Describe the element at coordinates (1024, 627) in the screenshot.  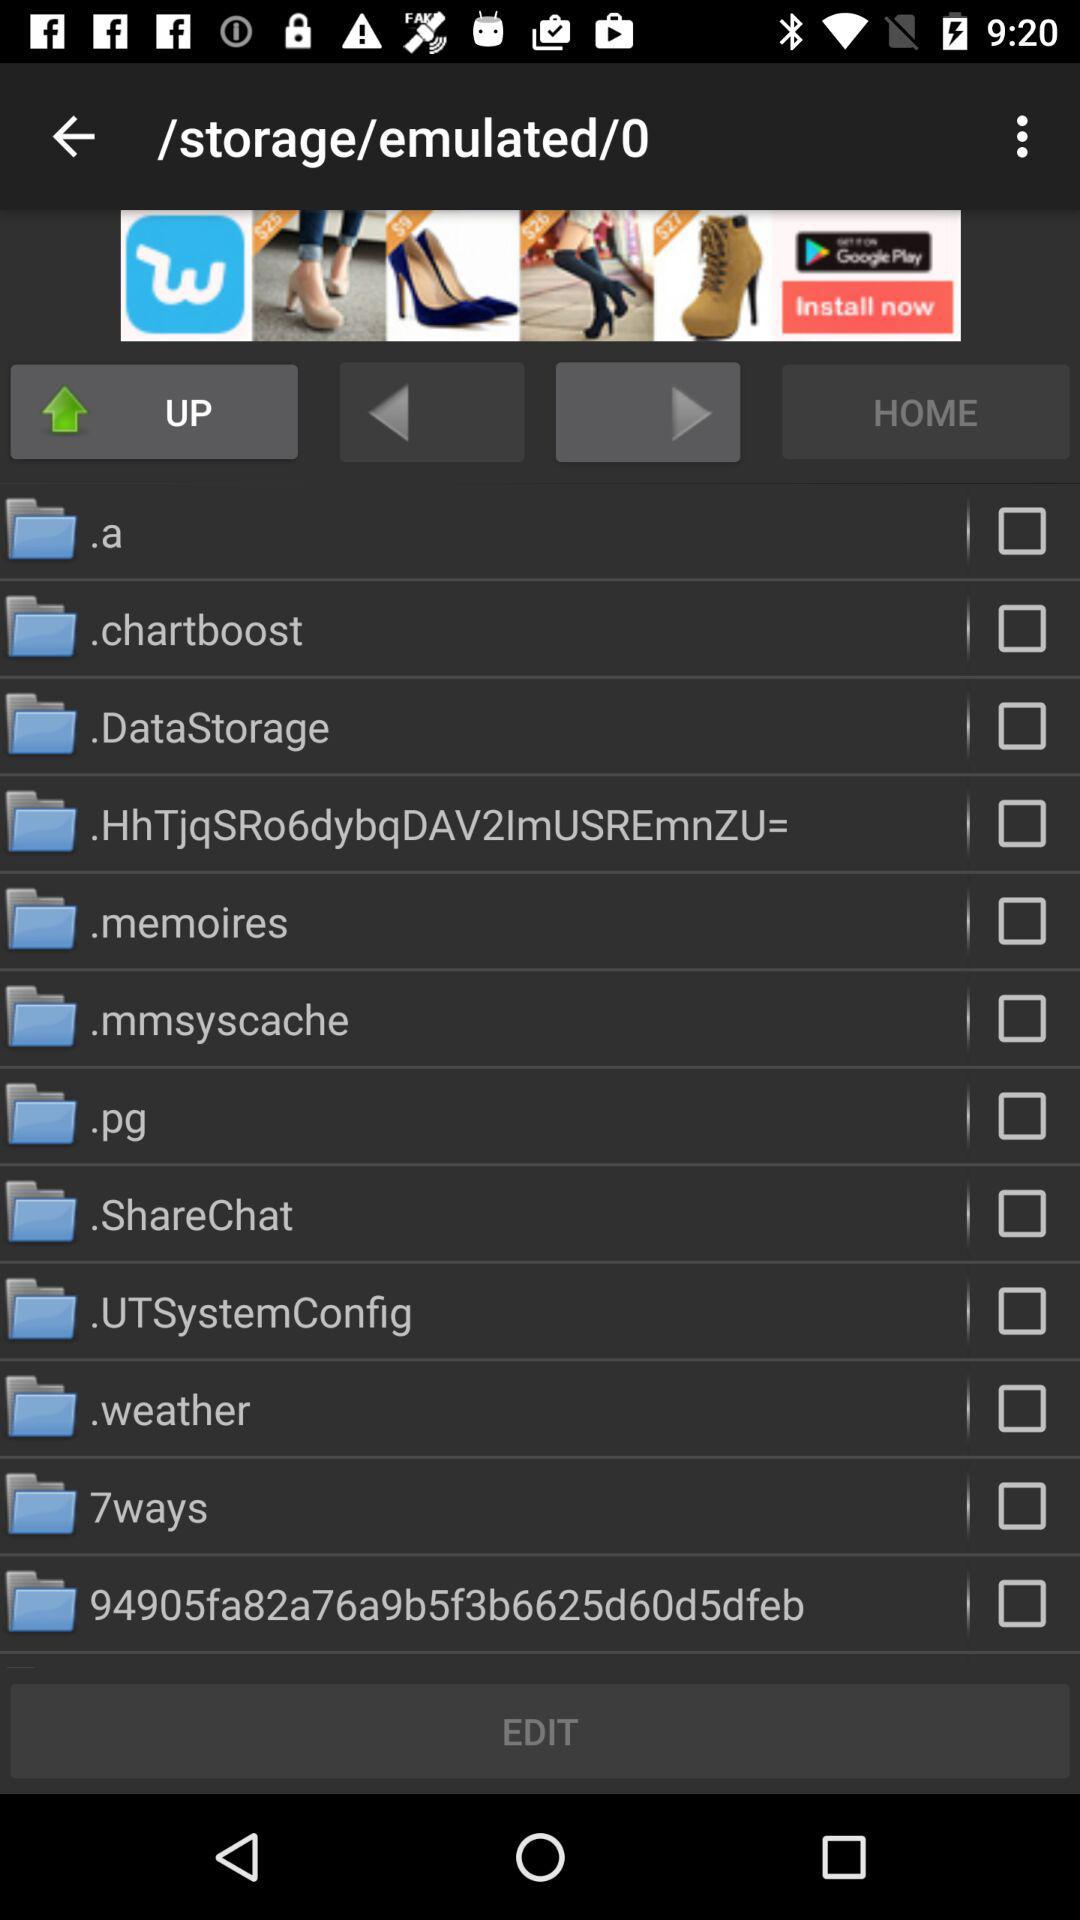
I see `chartboost file` at that location.